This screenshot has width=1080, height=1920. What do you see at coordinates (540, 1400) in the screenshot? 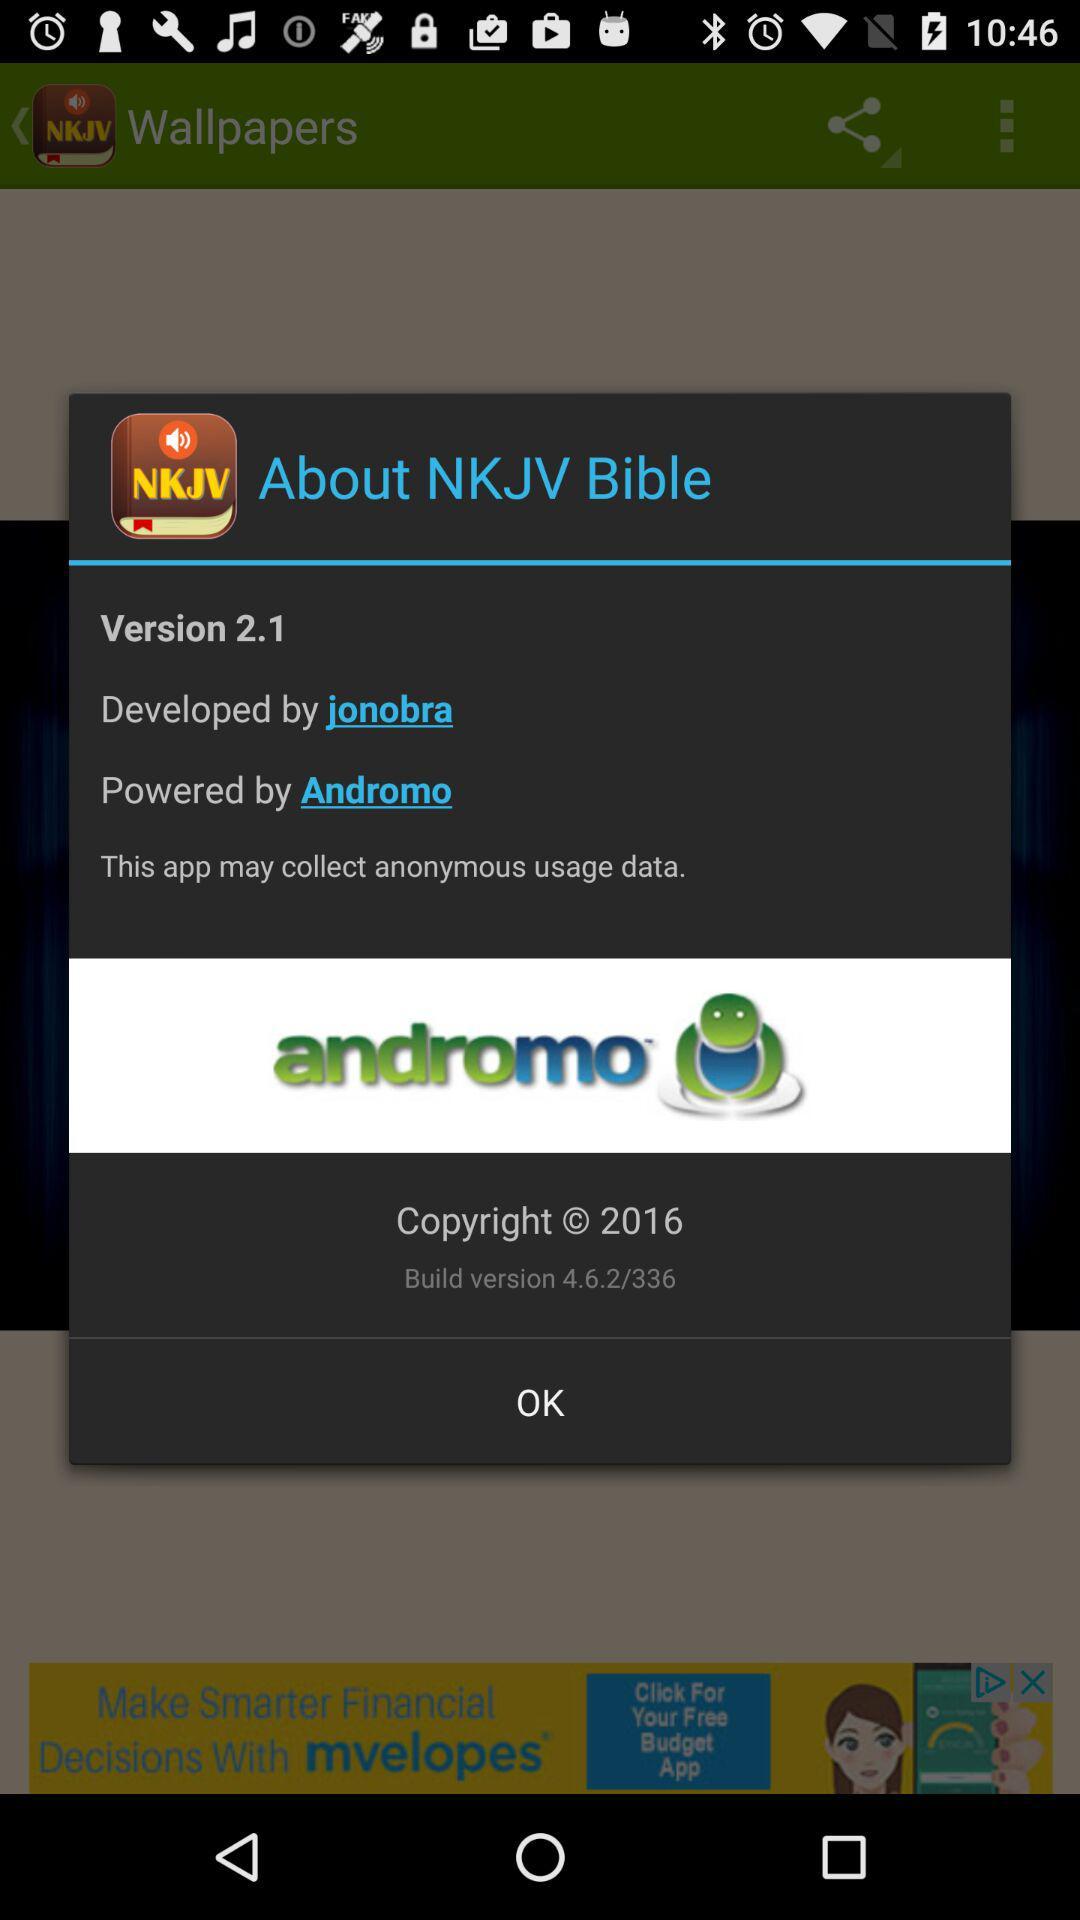
I see `the item at the bottom` at bounding box center [540, 1400].